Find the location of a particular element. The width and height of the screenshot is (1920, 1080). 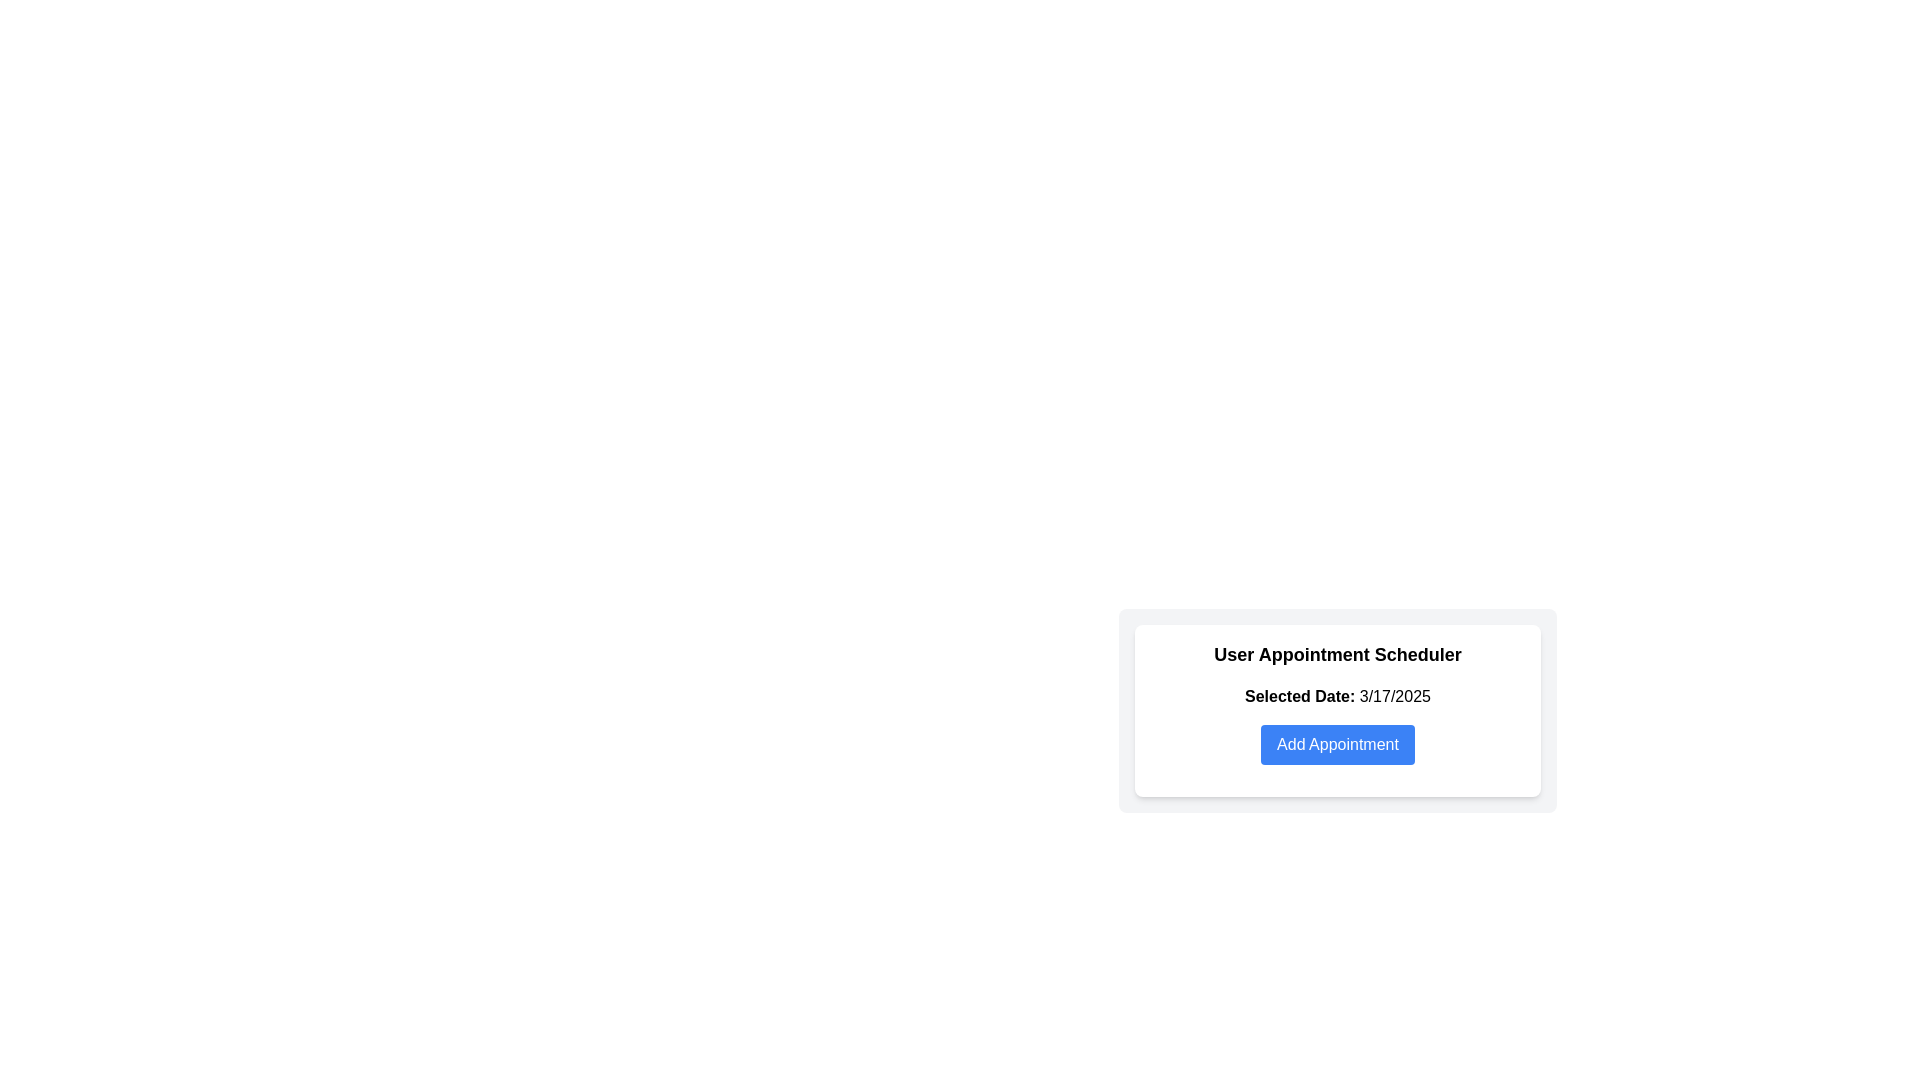

the text label that reads 'User Appointment Scheduler', which is styled in bold and serves as the title for the grouped content is located at coordinates (1338, 655).